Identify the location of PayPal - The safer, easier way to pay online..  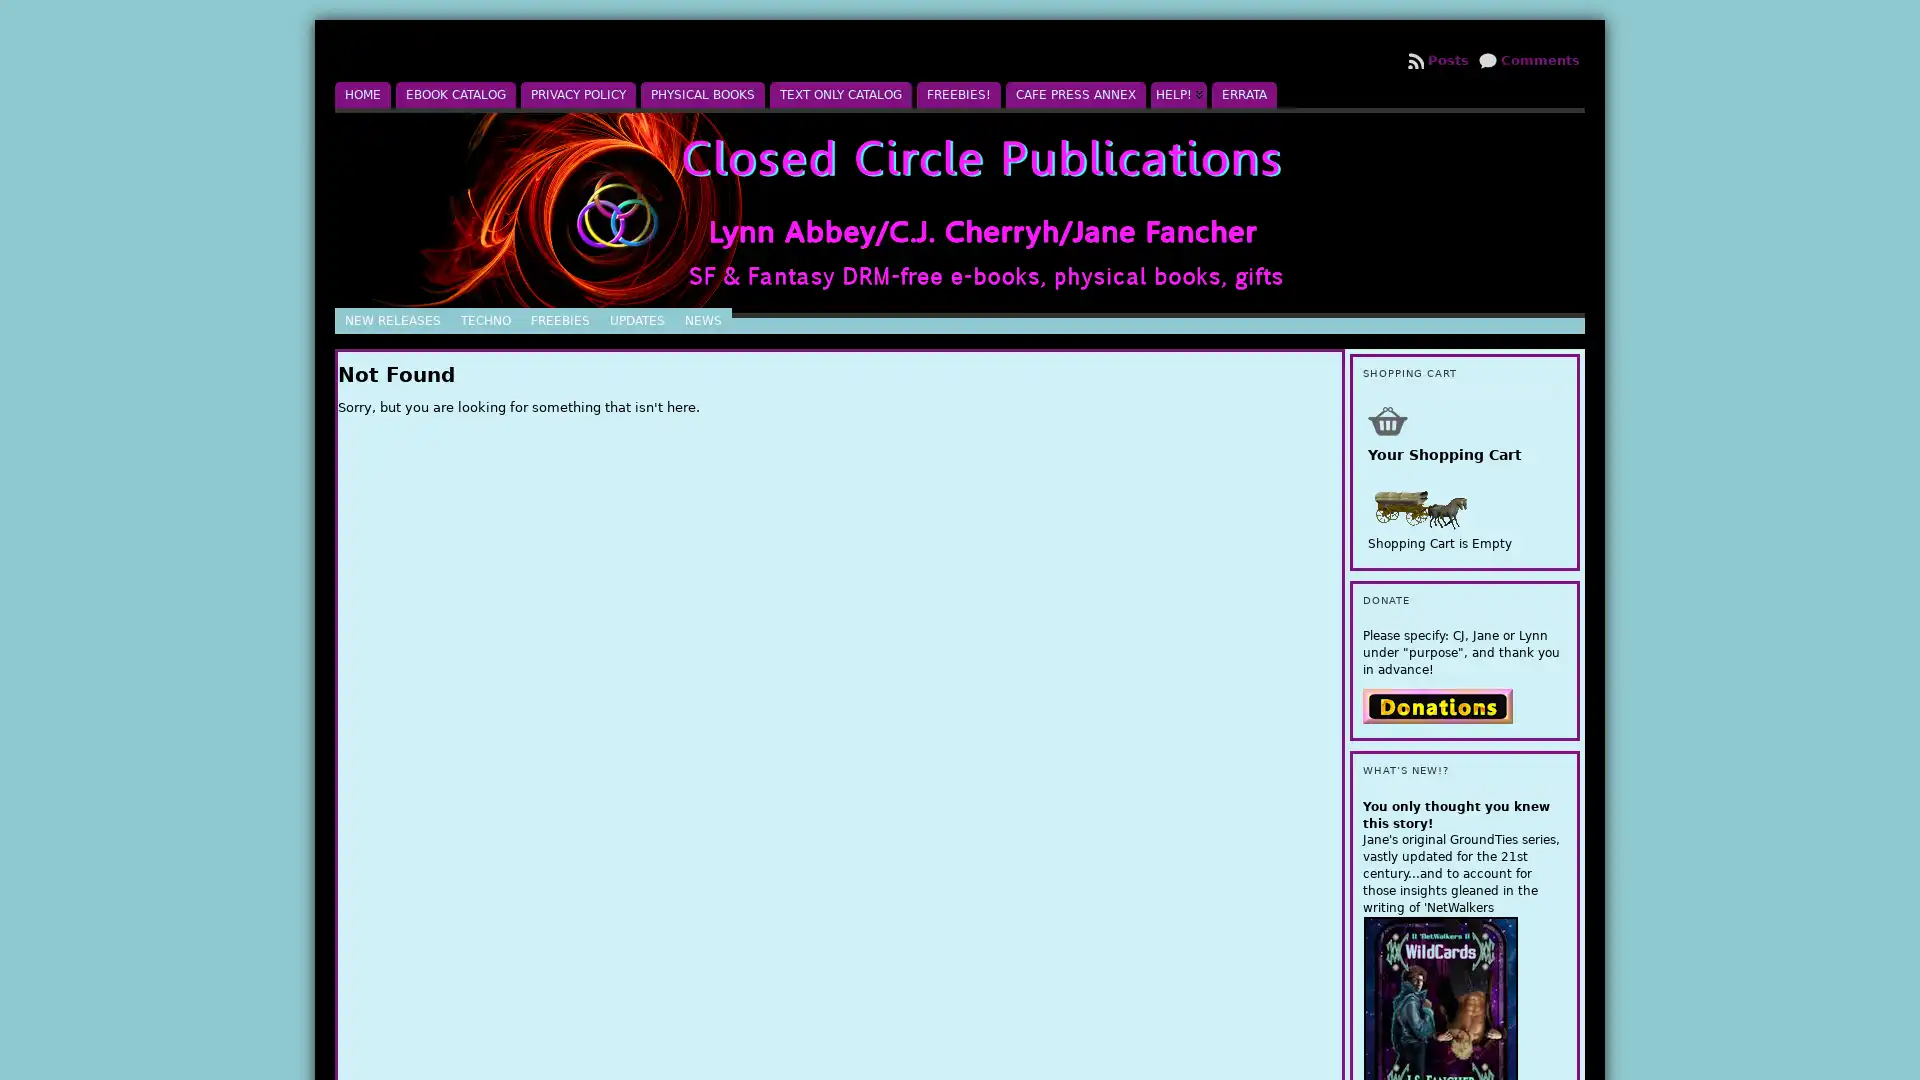
(1437, 704).